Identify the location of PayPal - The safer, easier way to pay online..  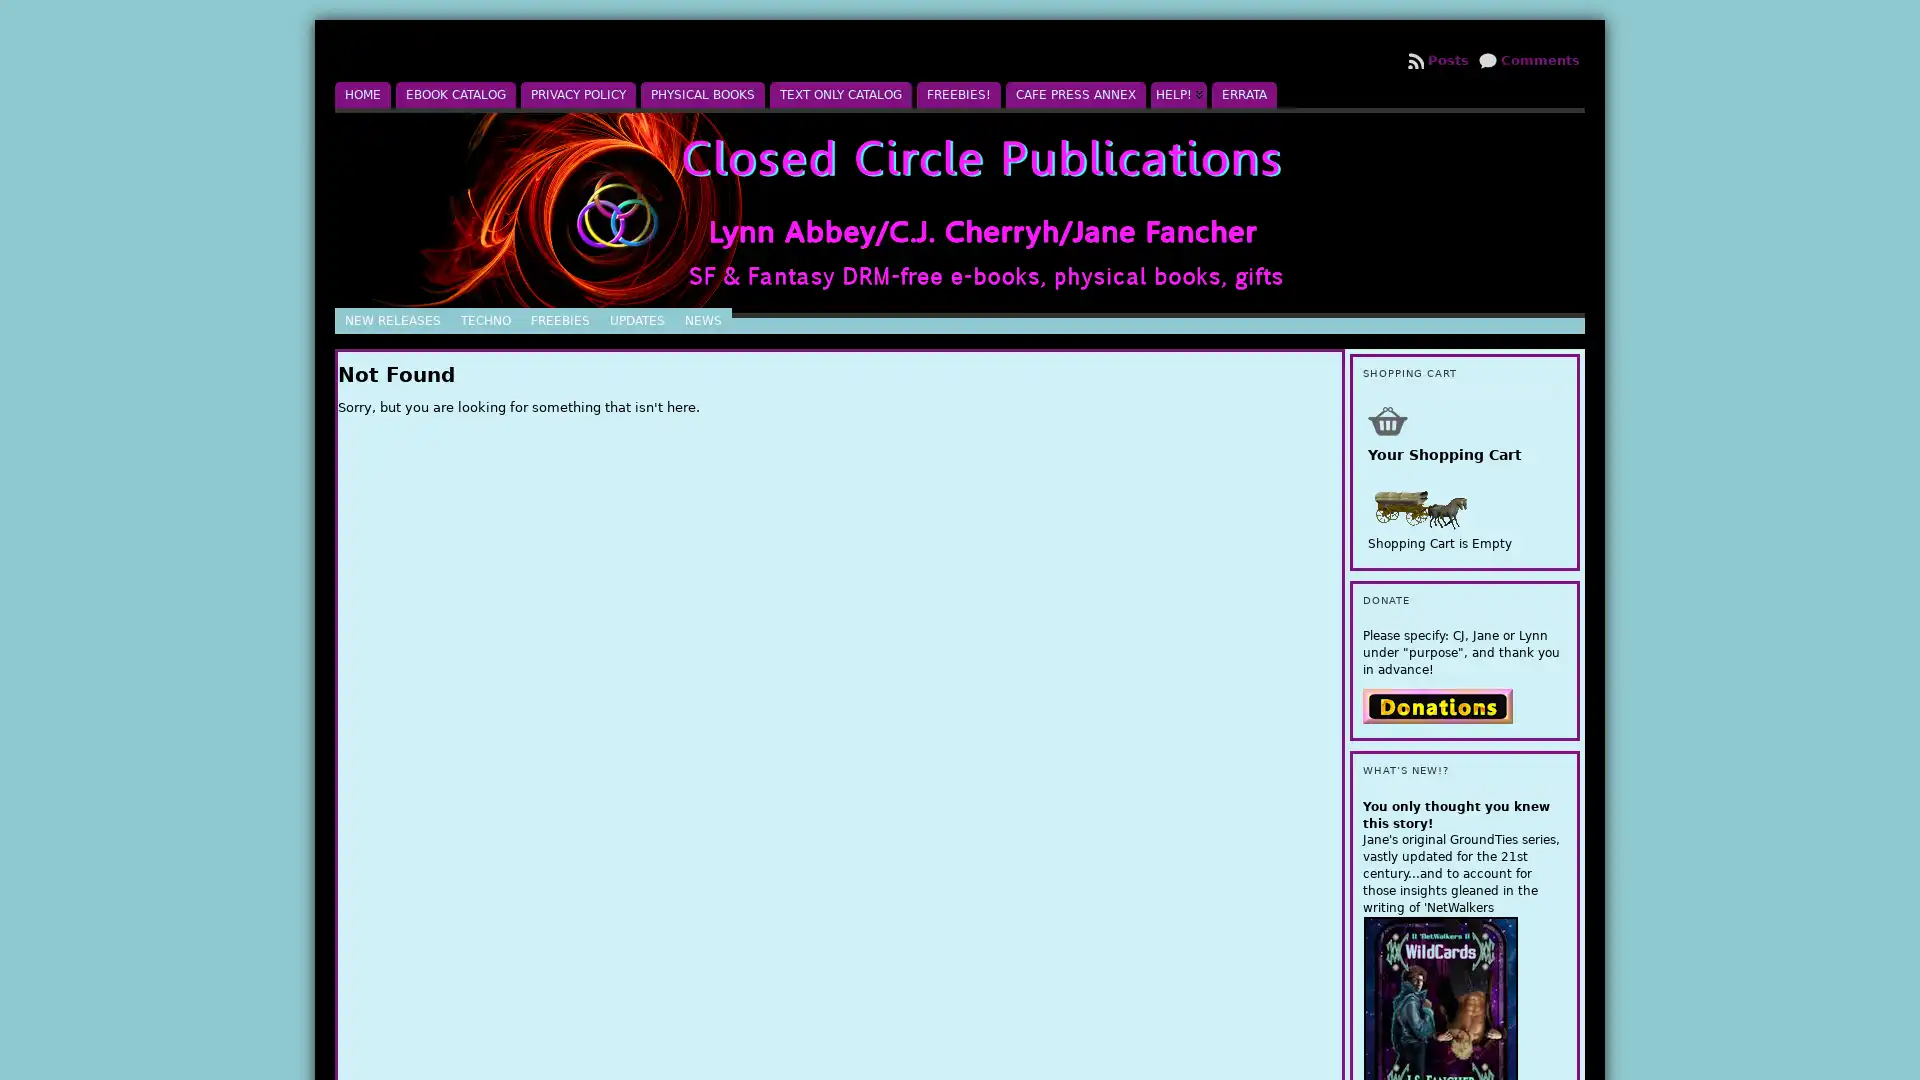
(1437, 704).